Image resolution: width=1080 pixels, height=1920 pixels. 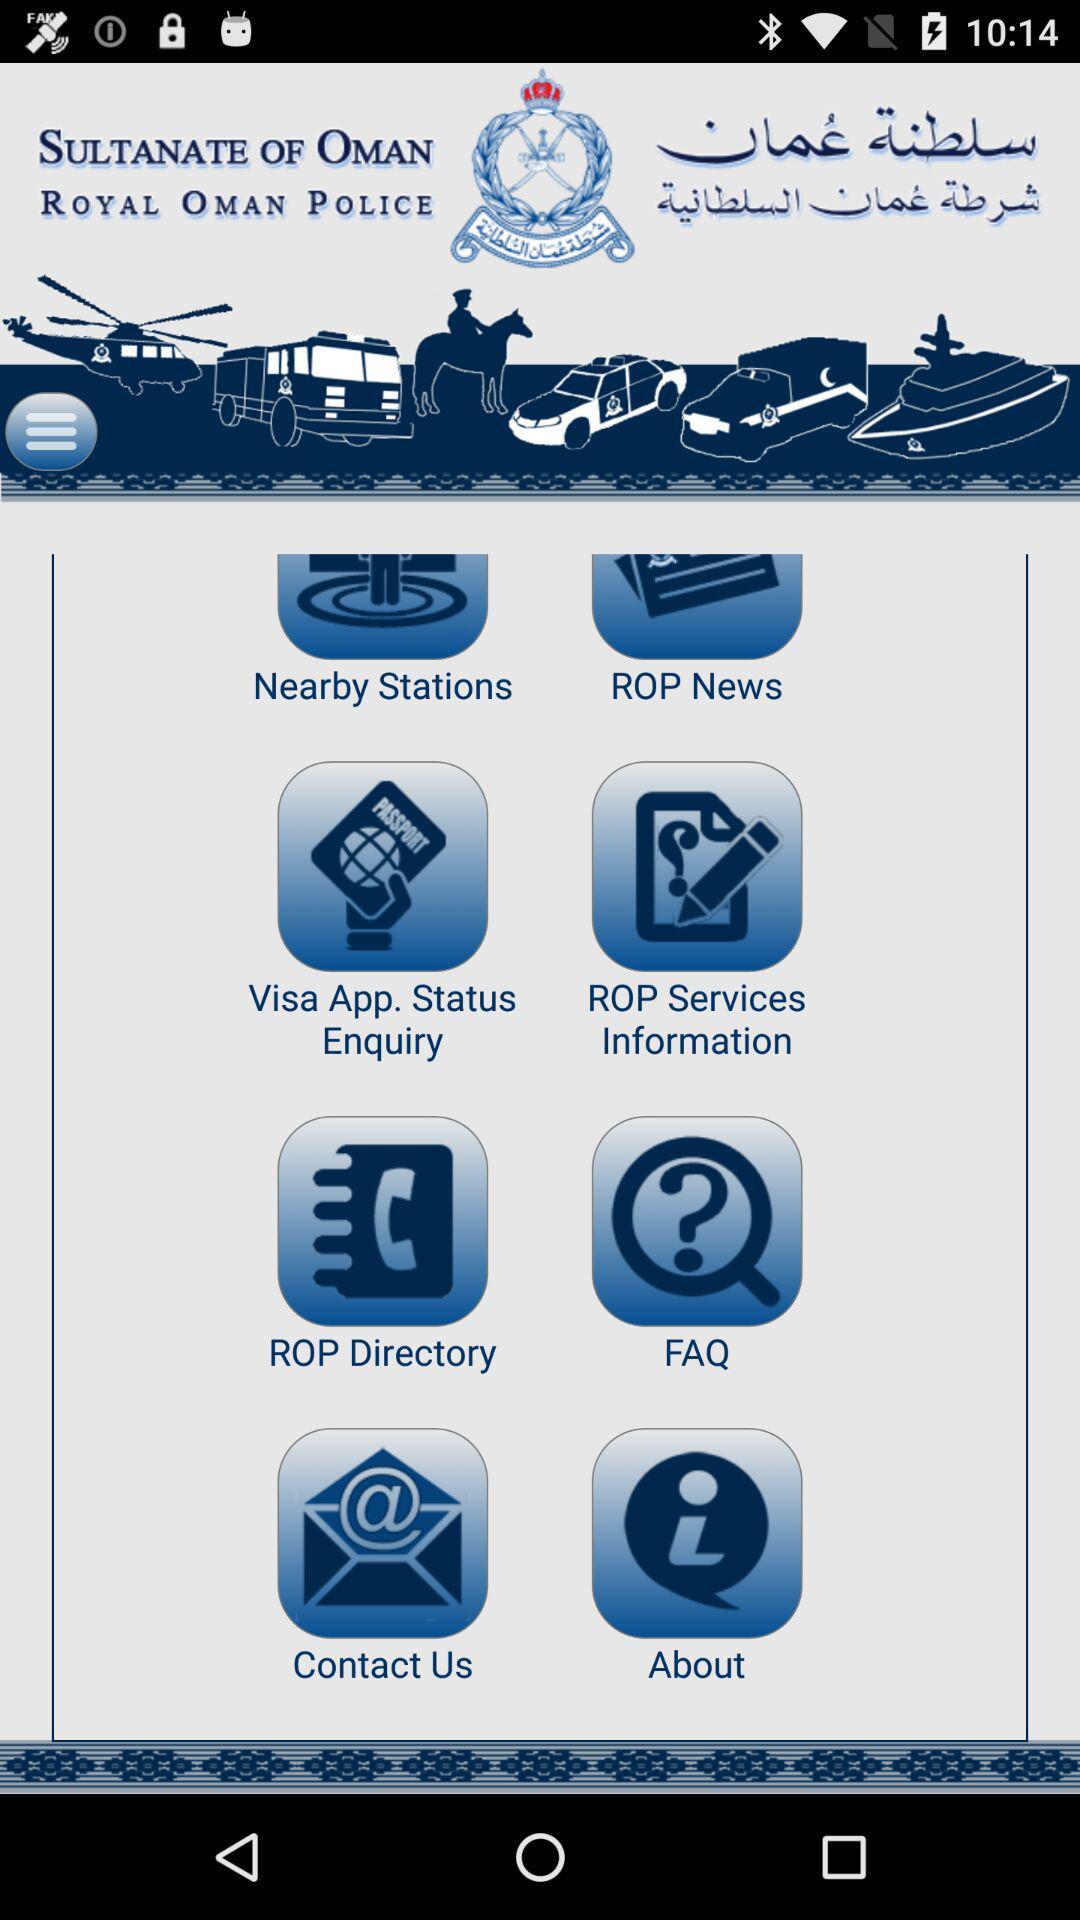 What do you see at coordinates (696, 1220) in the screenshot?
I see `see frequently asked questions` at bounding box center [696, 1220].